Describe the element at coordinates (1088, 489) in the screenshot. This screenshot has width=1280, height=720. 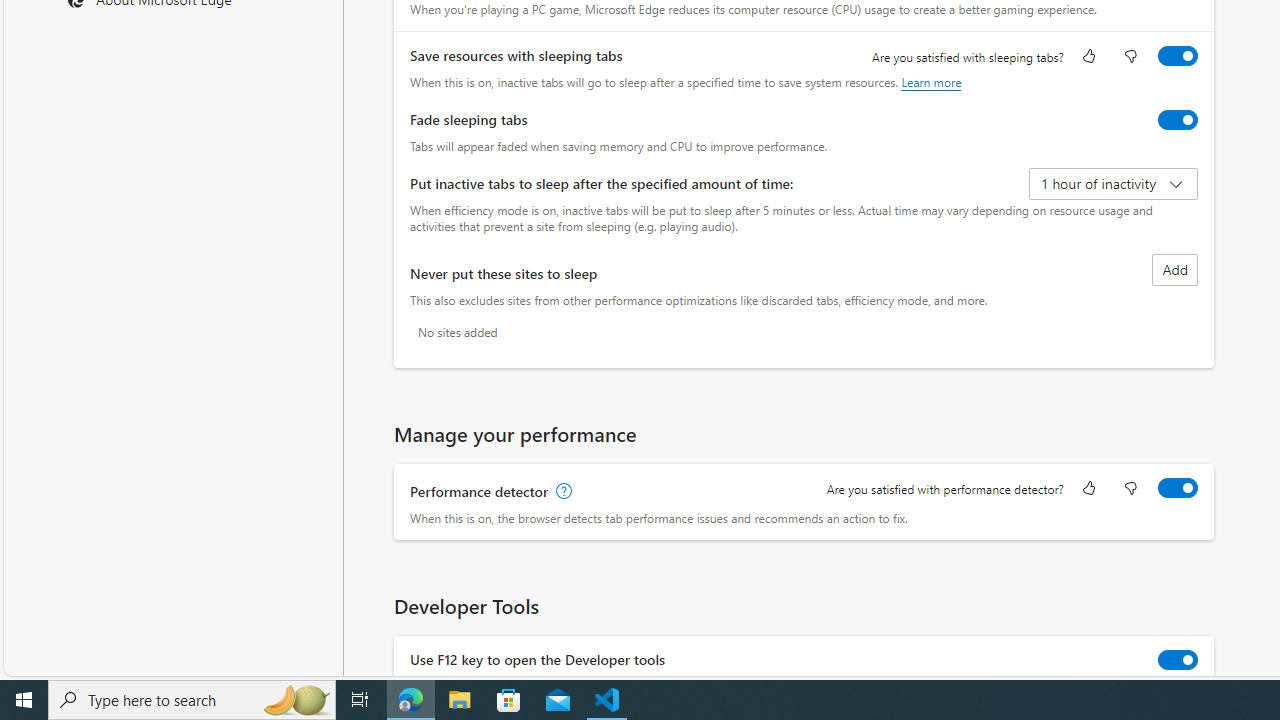
I see `'Like'` at that location.